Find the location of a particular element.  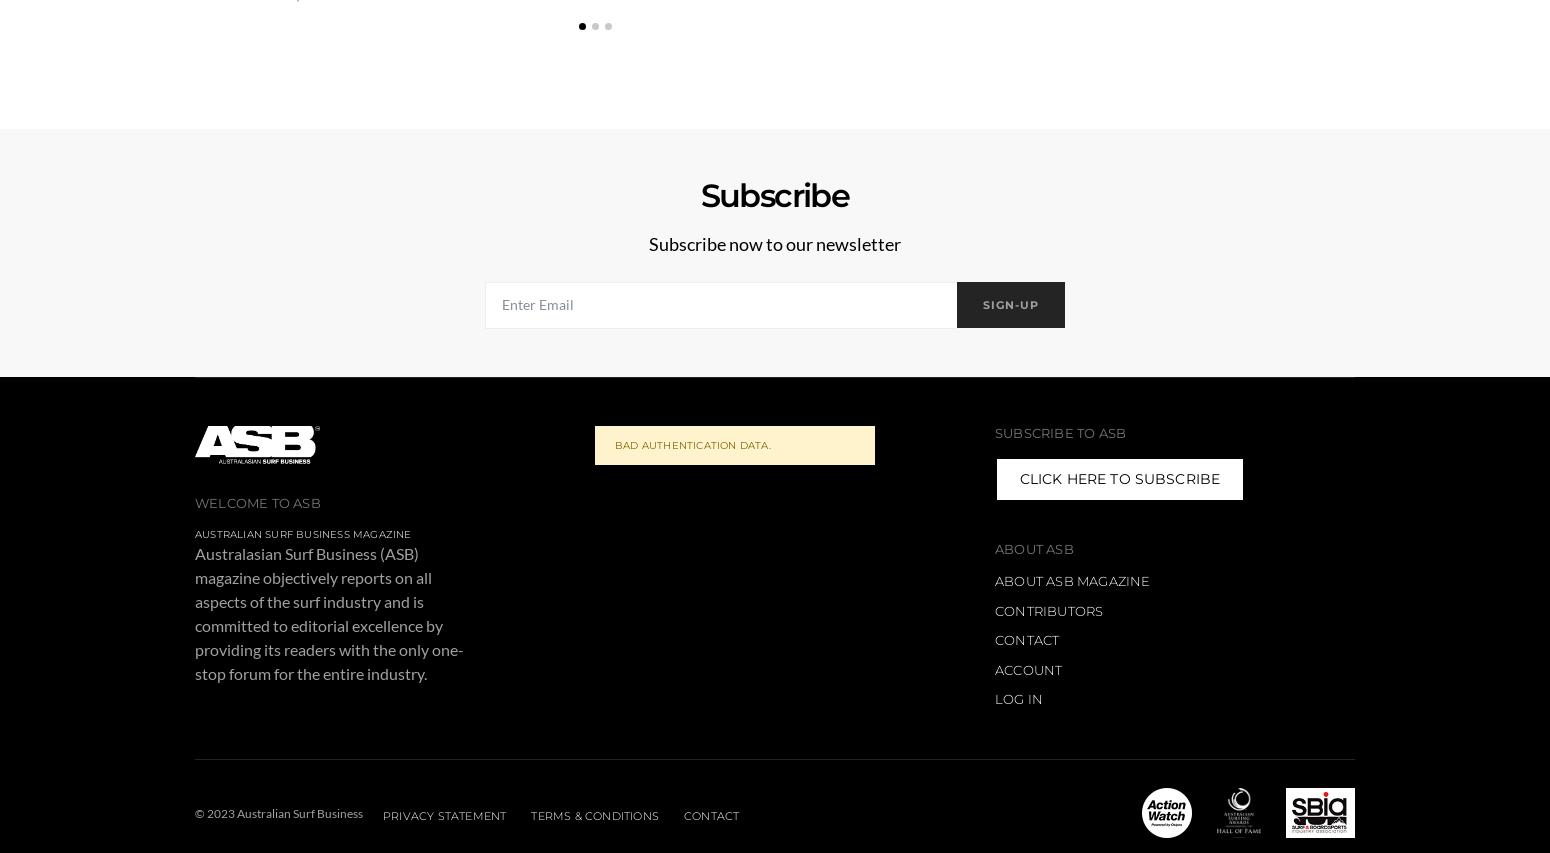

'Terms & Conditions' is located at coordinates (595, 814).